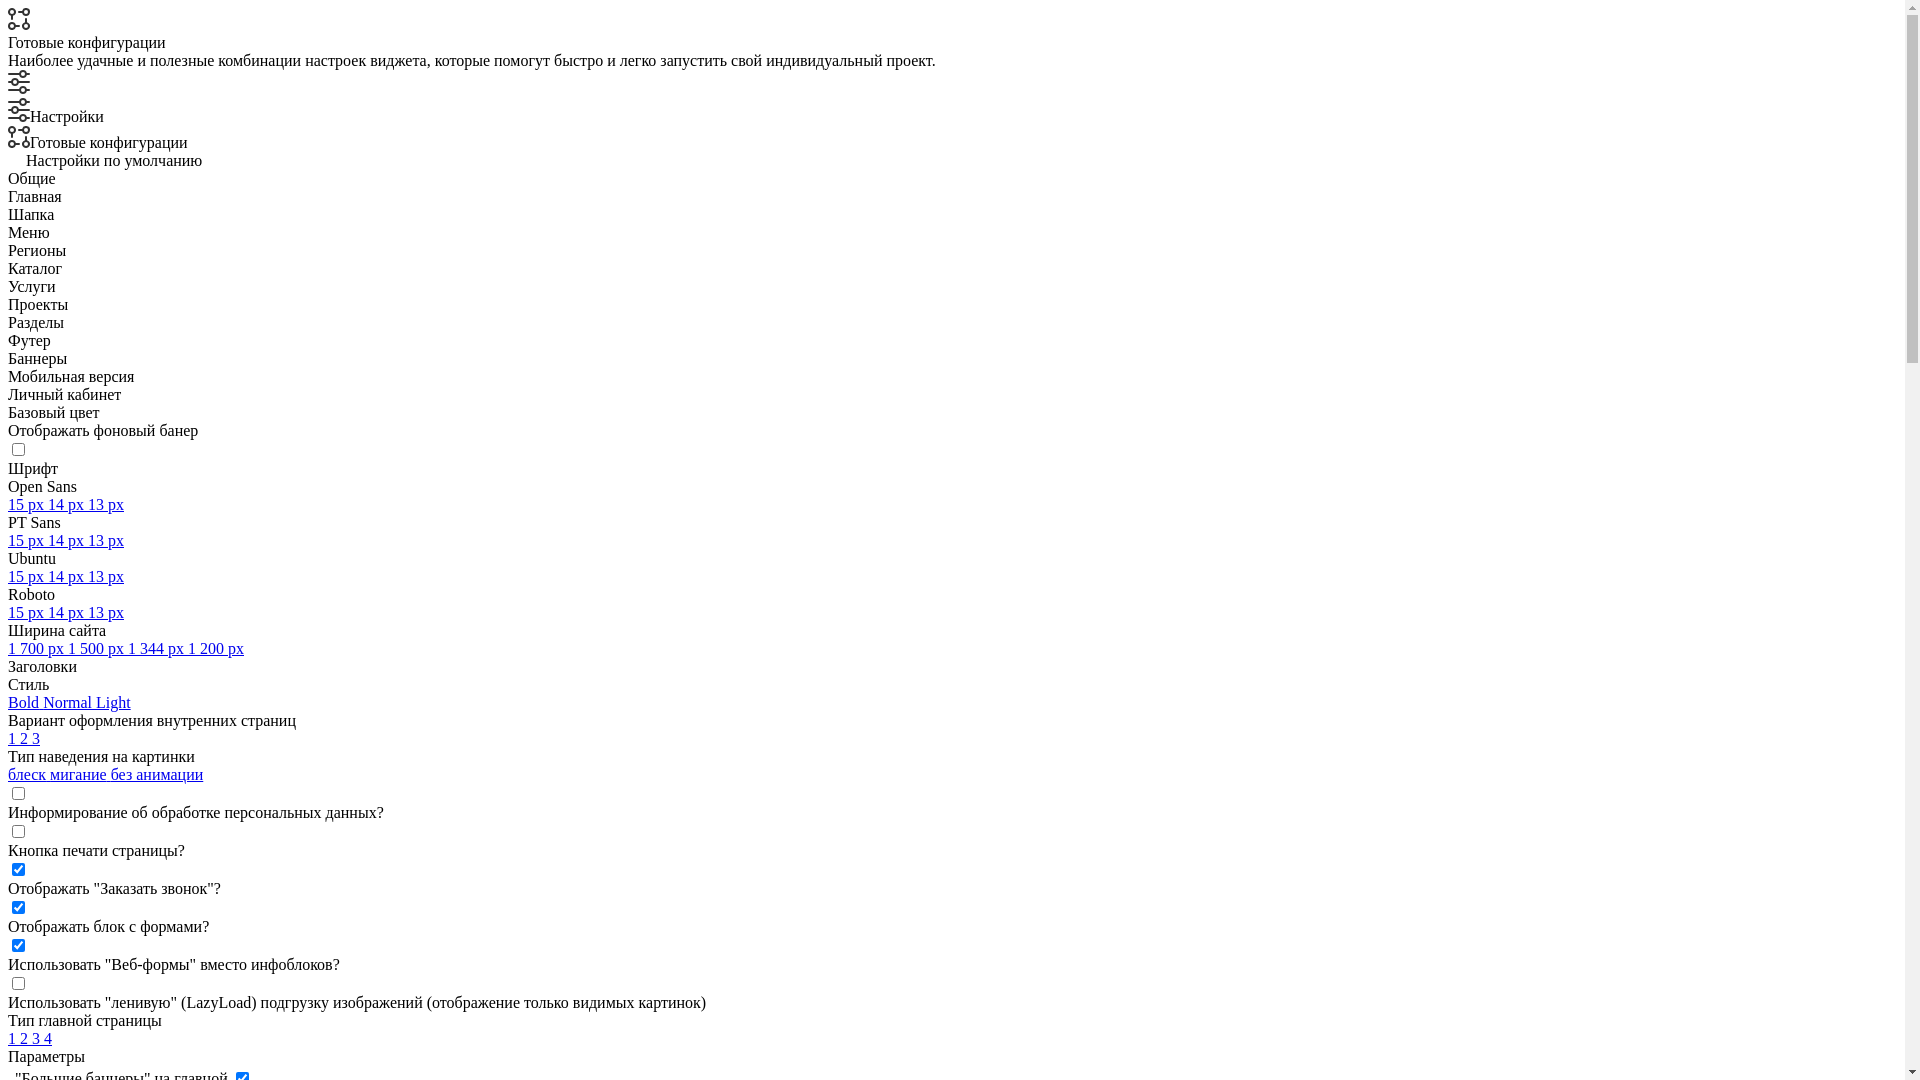  I want to click on '4', so click(48, 1037).